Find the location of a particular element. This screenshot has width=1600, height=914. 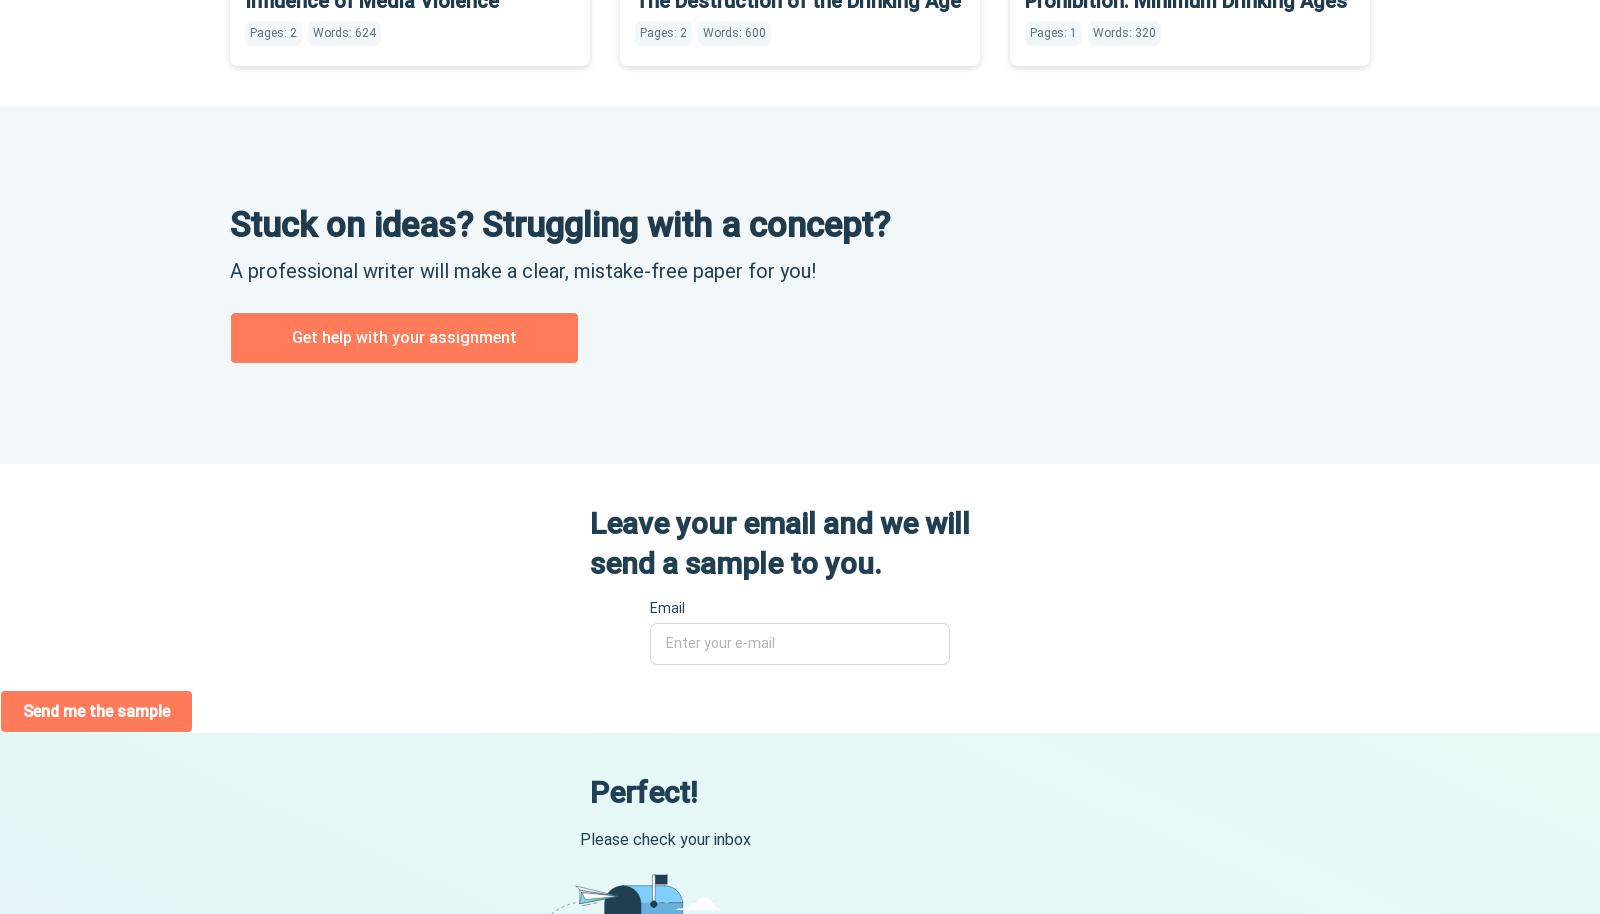

'Pages: 1' is located at coordinates (1053, 31).